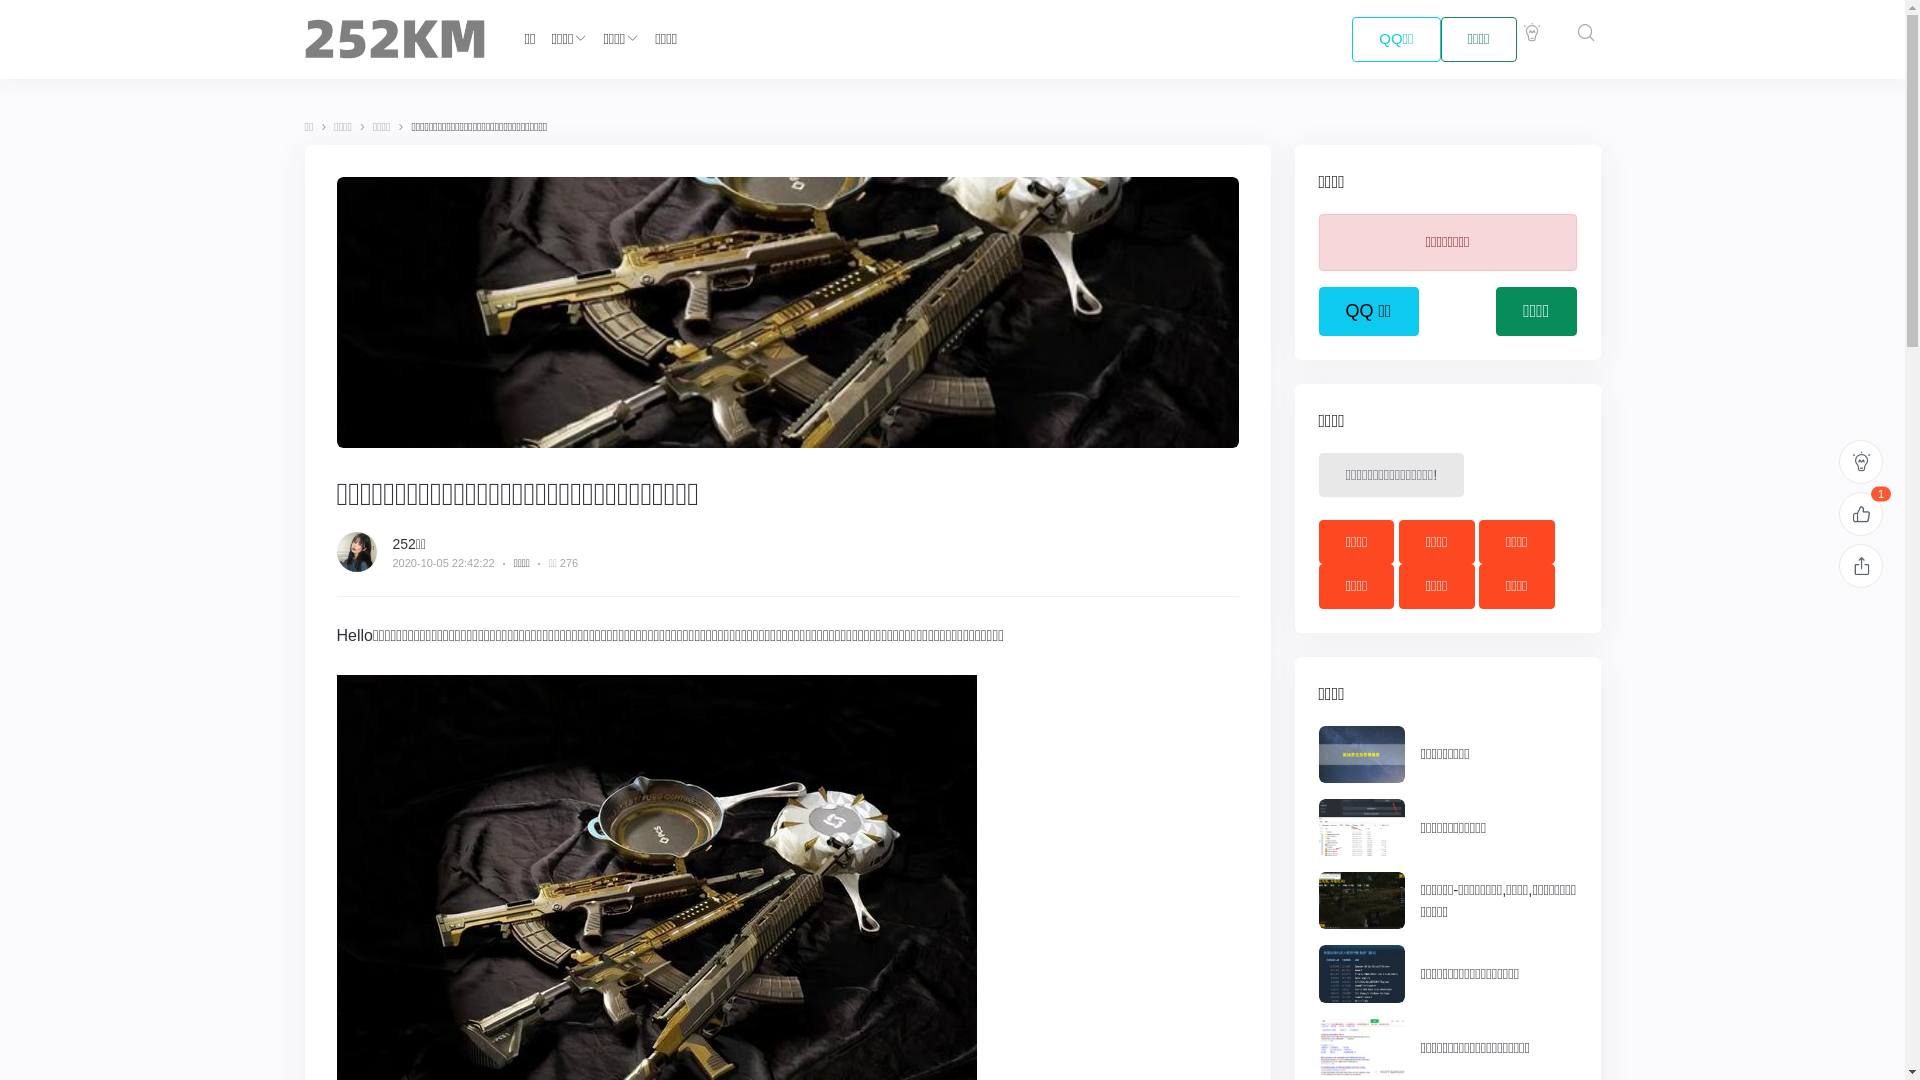 Image resolution: width=1920 pixels, height=1080 pixels. Describe the element at coordinates (1860, 512) in the screenshot. I see `'1'` at that location.